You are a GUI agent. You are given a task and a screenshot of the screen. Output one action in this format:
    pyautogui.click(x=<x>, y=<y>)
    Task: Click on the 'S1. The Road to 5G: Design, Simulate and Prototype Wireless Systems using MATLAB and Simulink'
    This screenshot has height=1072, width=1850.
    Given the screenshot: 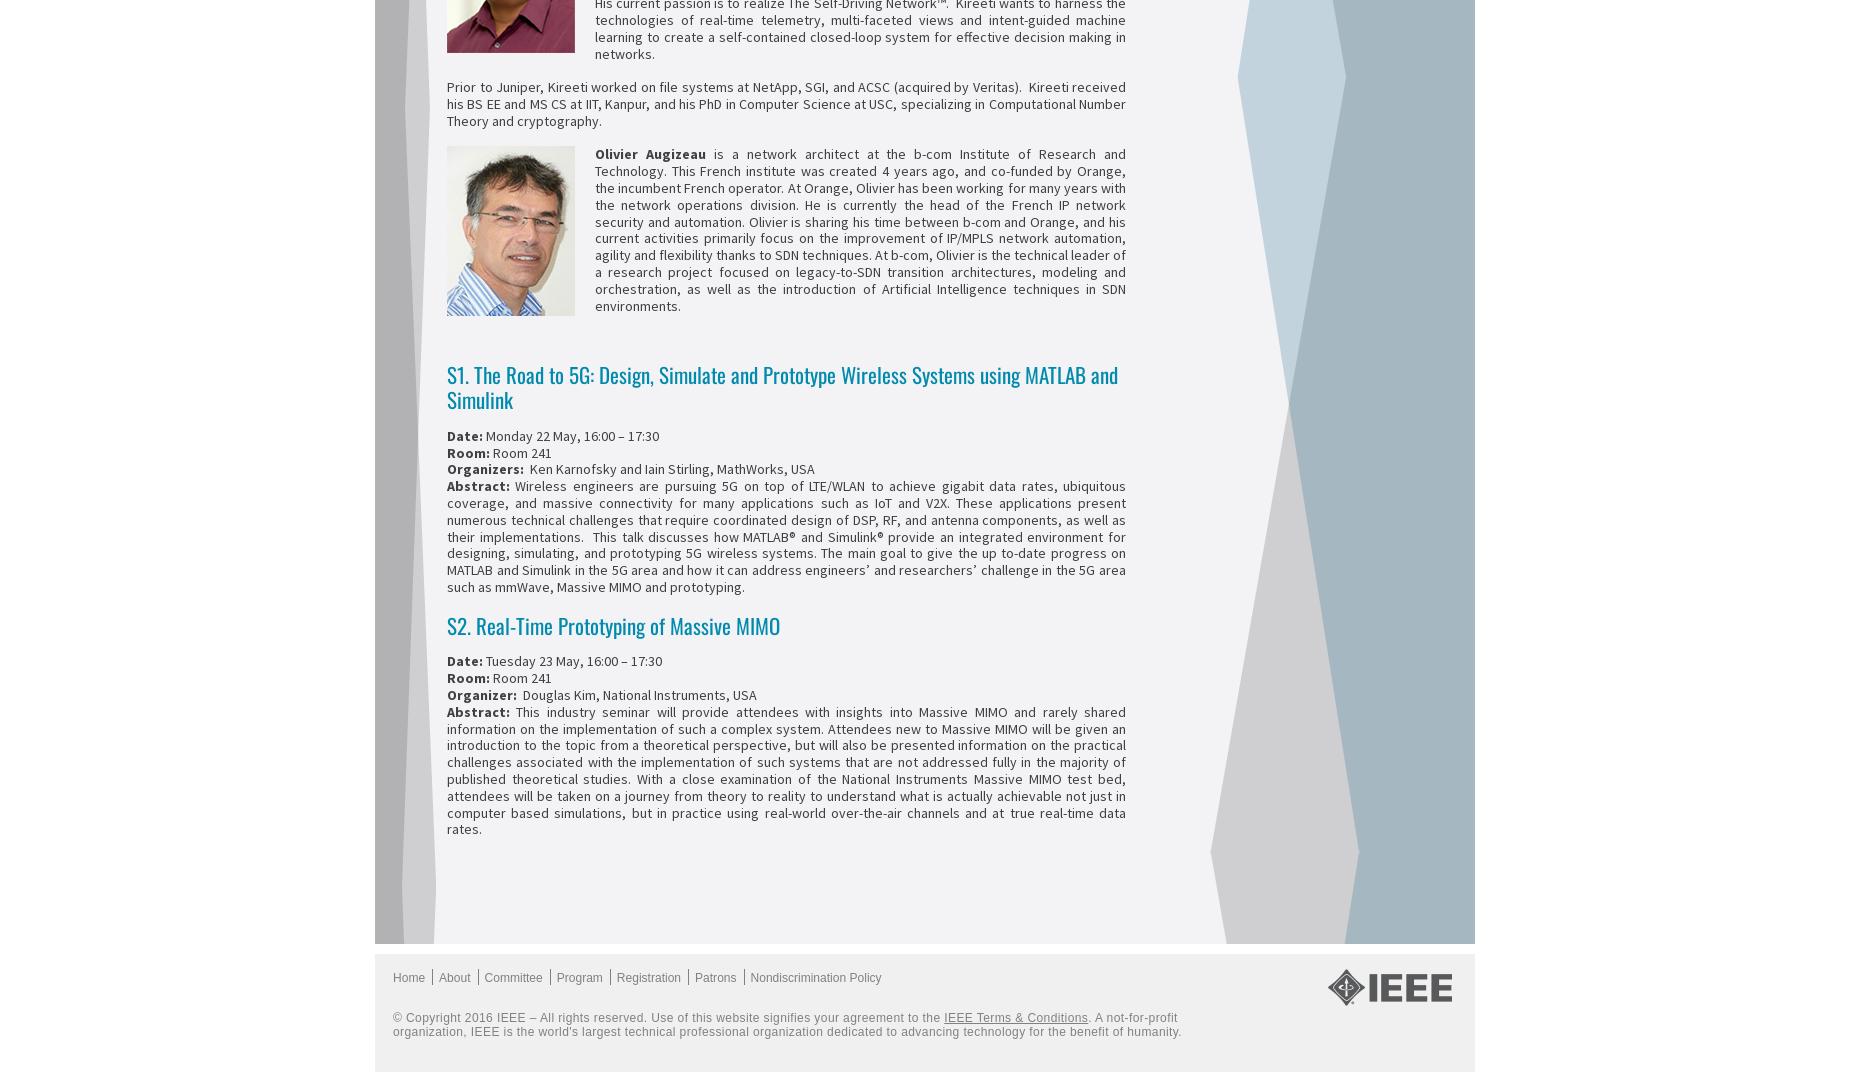 What is the action you would take?
    pyautogui.click(x=782, y=386)
    